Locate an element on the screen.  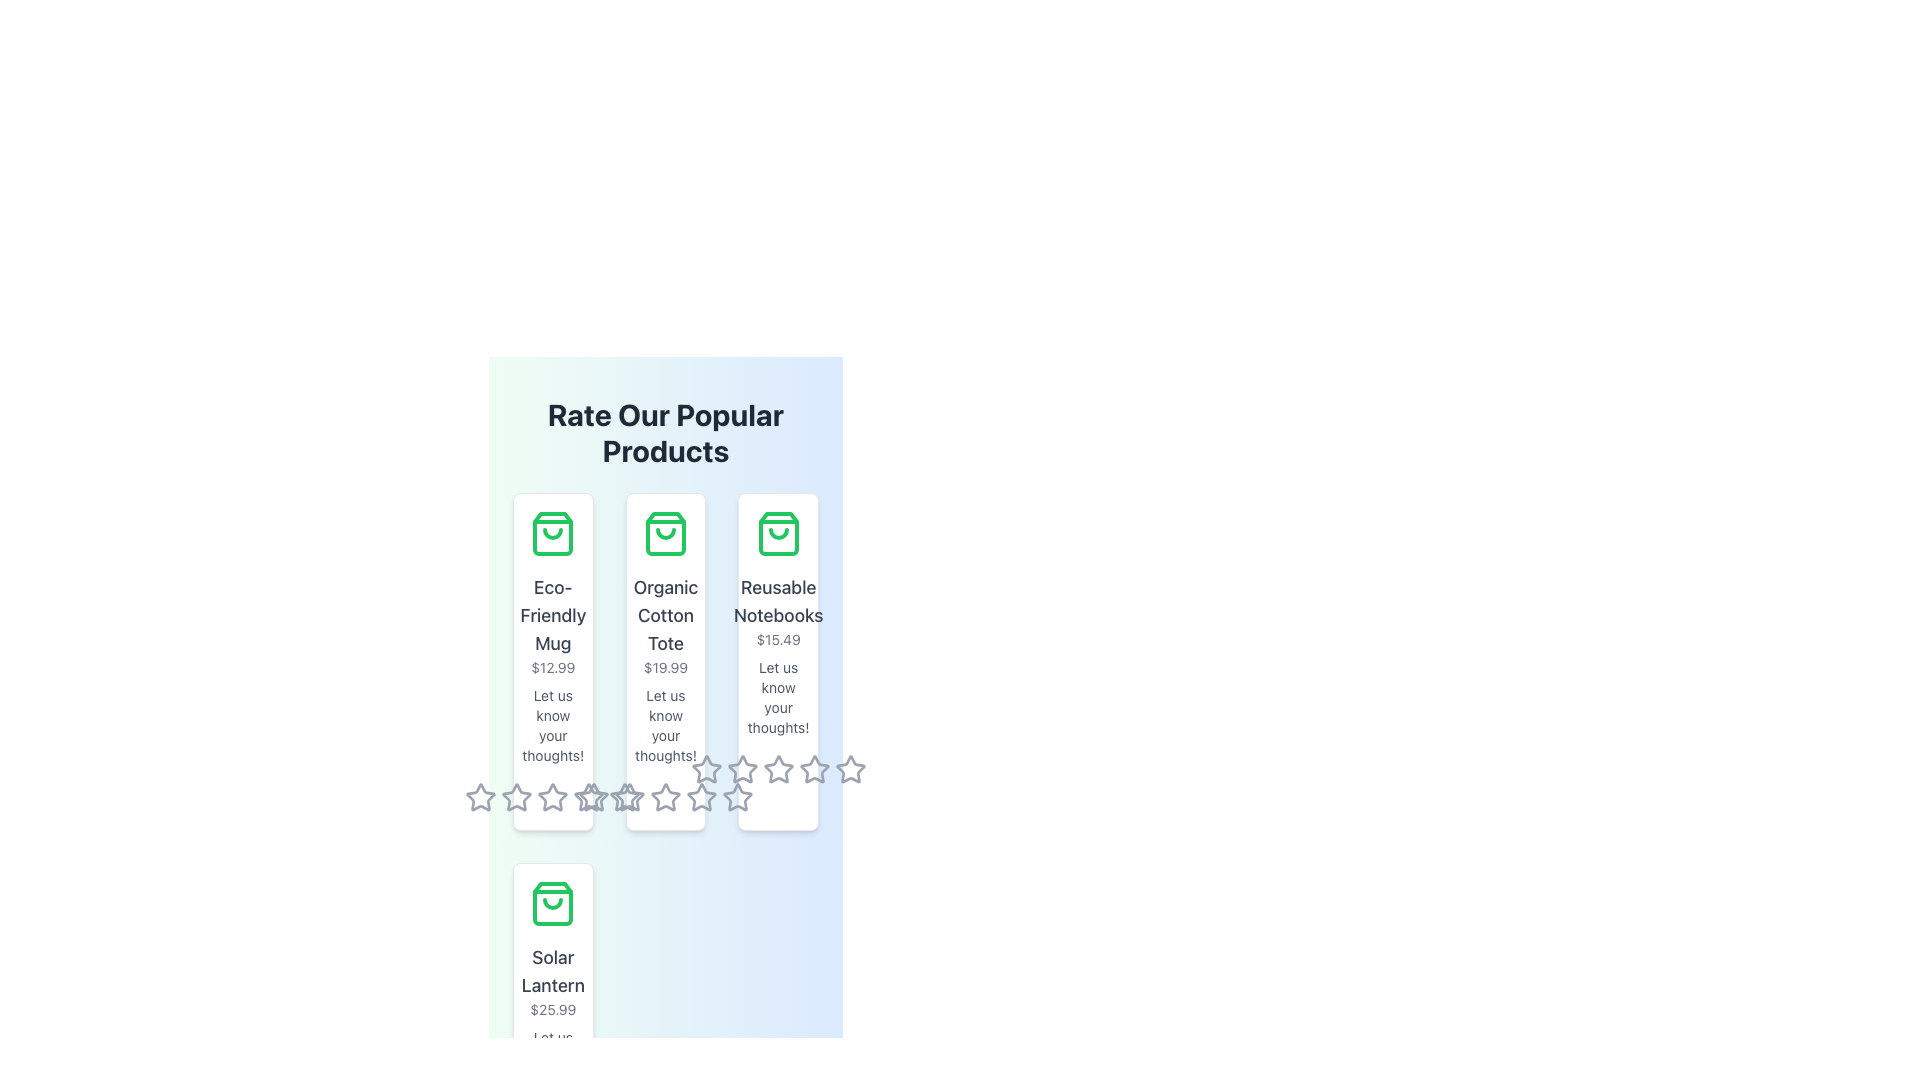
the first rating star icon in the rating system for the Eco-Friendly Mug product to enlarge it is located at coordinates (481, 797).